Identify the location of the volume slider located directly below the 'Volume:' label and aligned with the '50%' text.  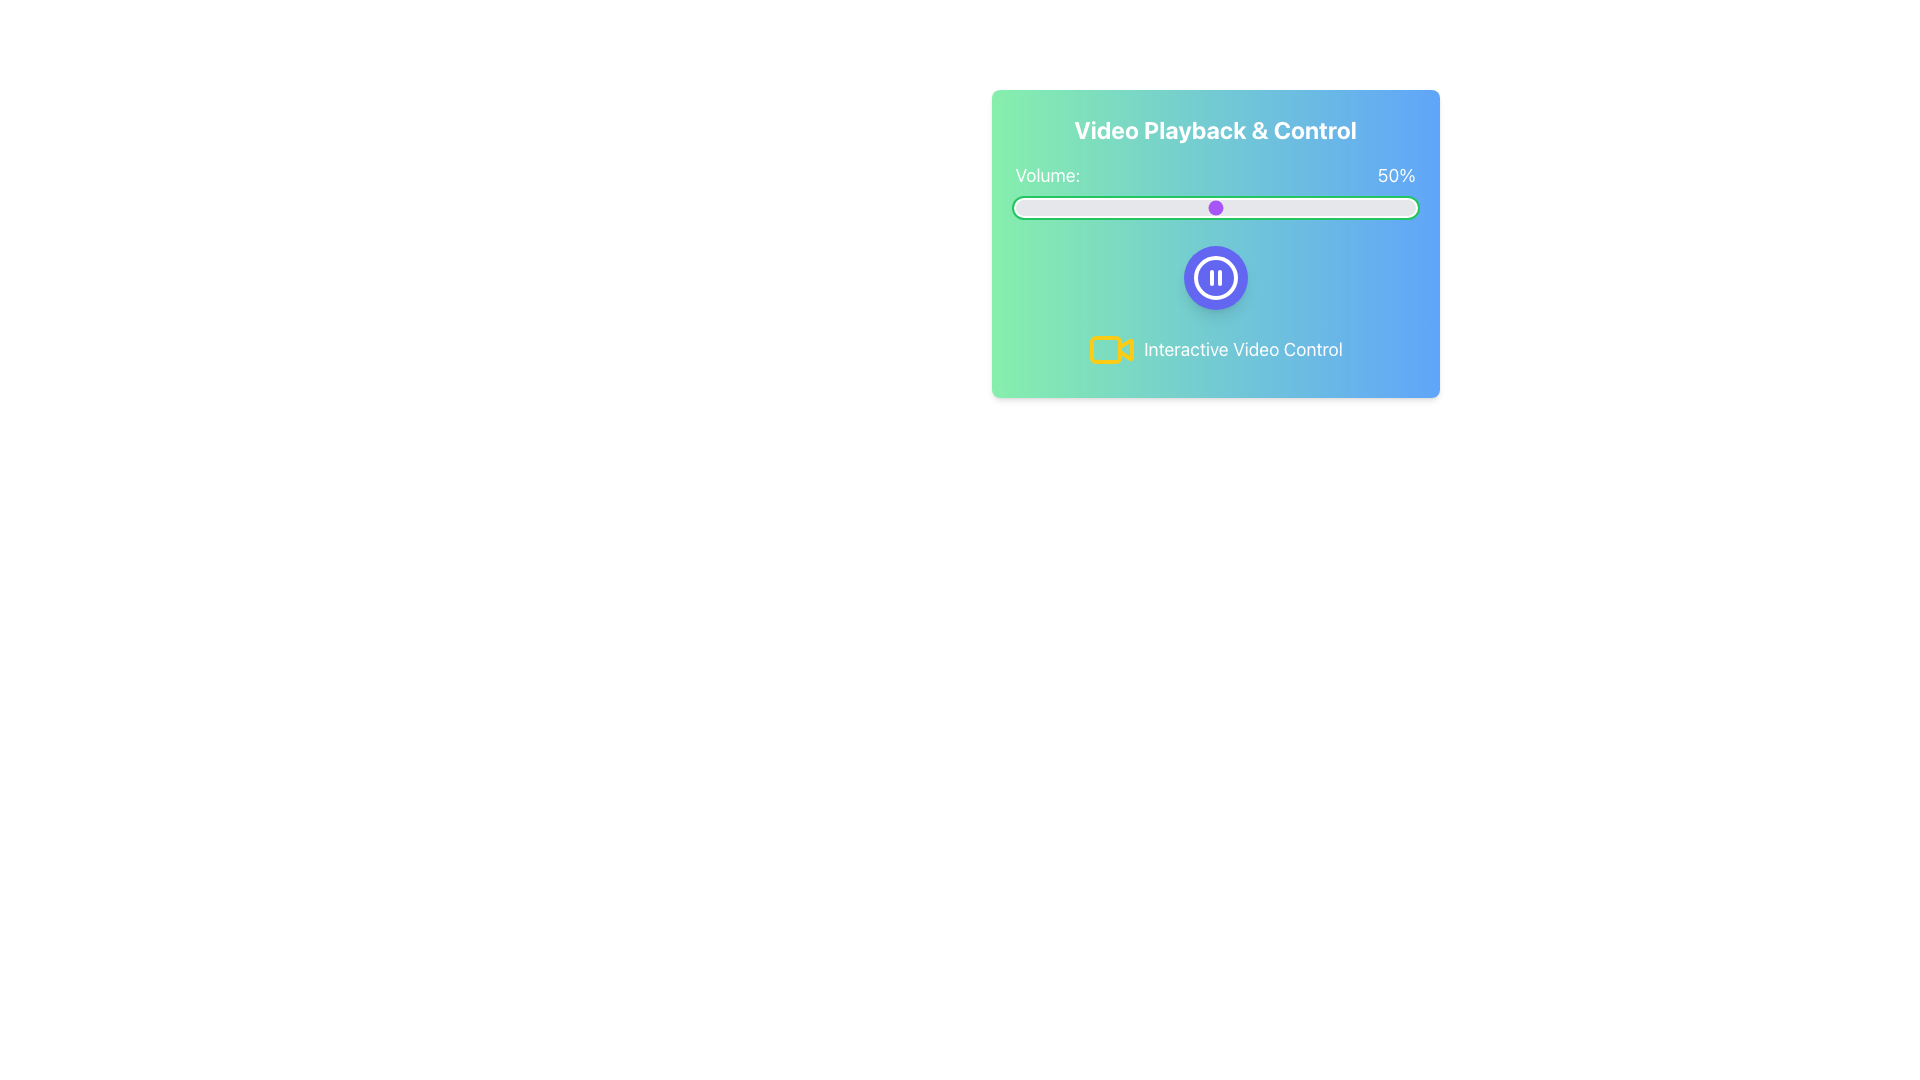
(1214, 208).